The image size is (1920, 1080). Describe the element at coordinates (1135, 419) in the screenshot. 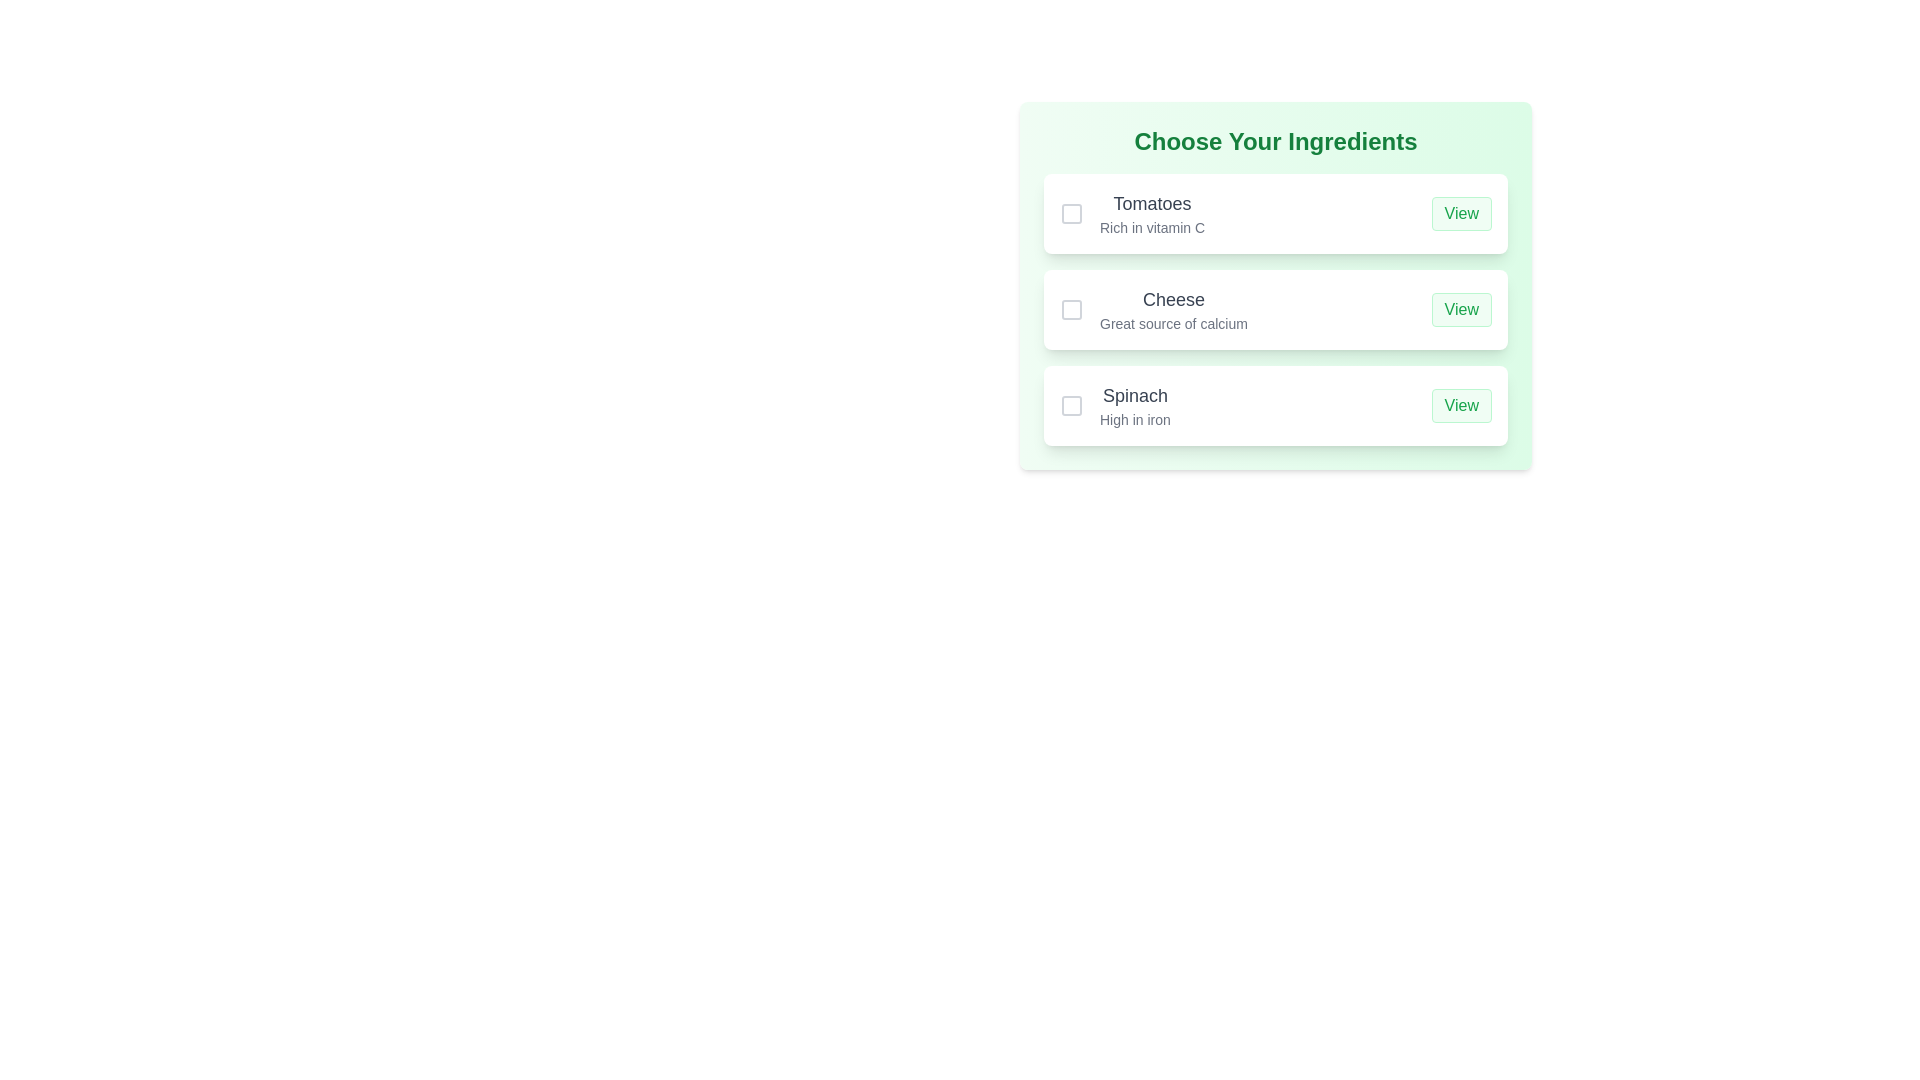

I see `the text label 'High in iron', which is styled in gray and located below the 'Spinach' label in the 'Choose Your Ingredients' list` at that location.